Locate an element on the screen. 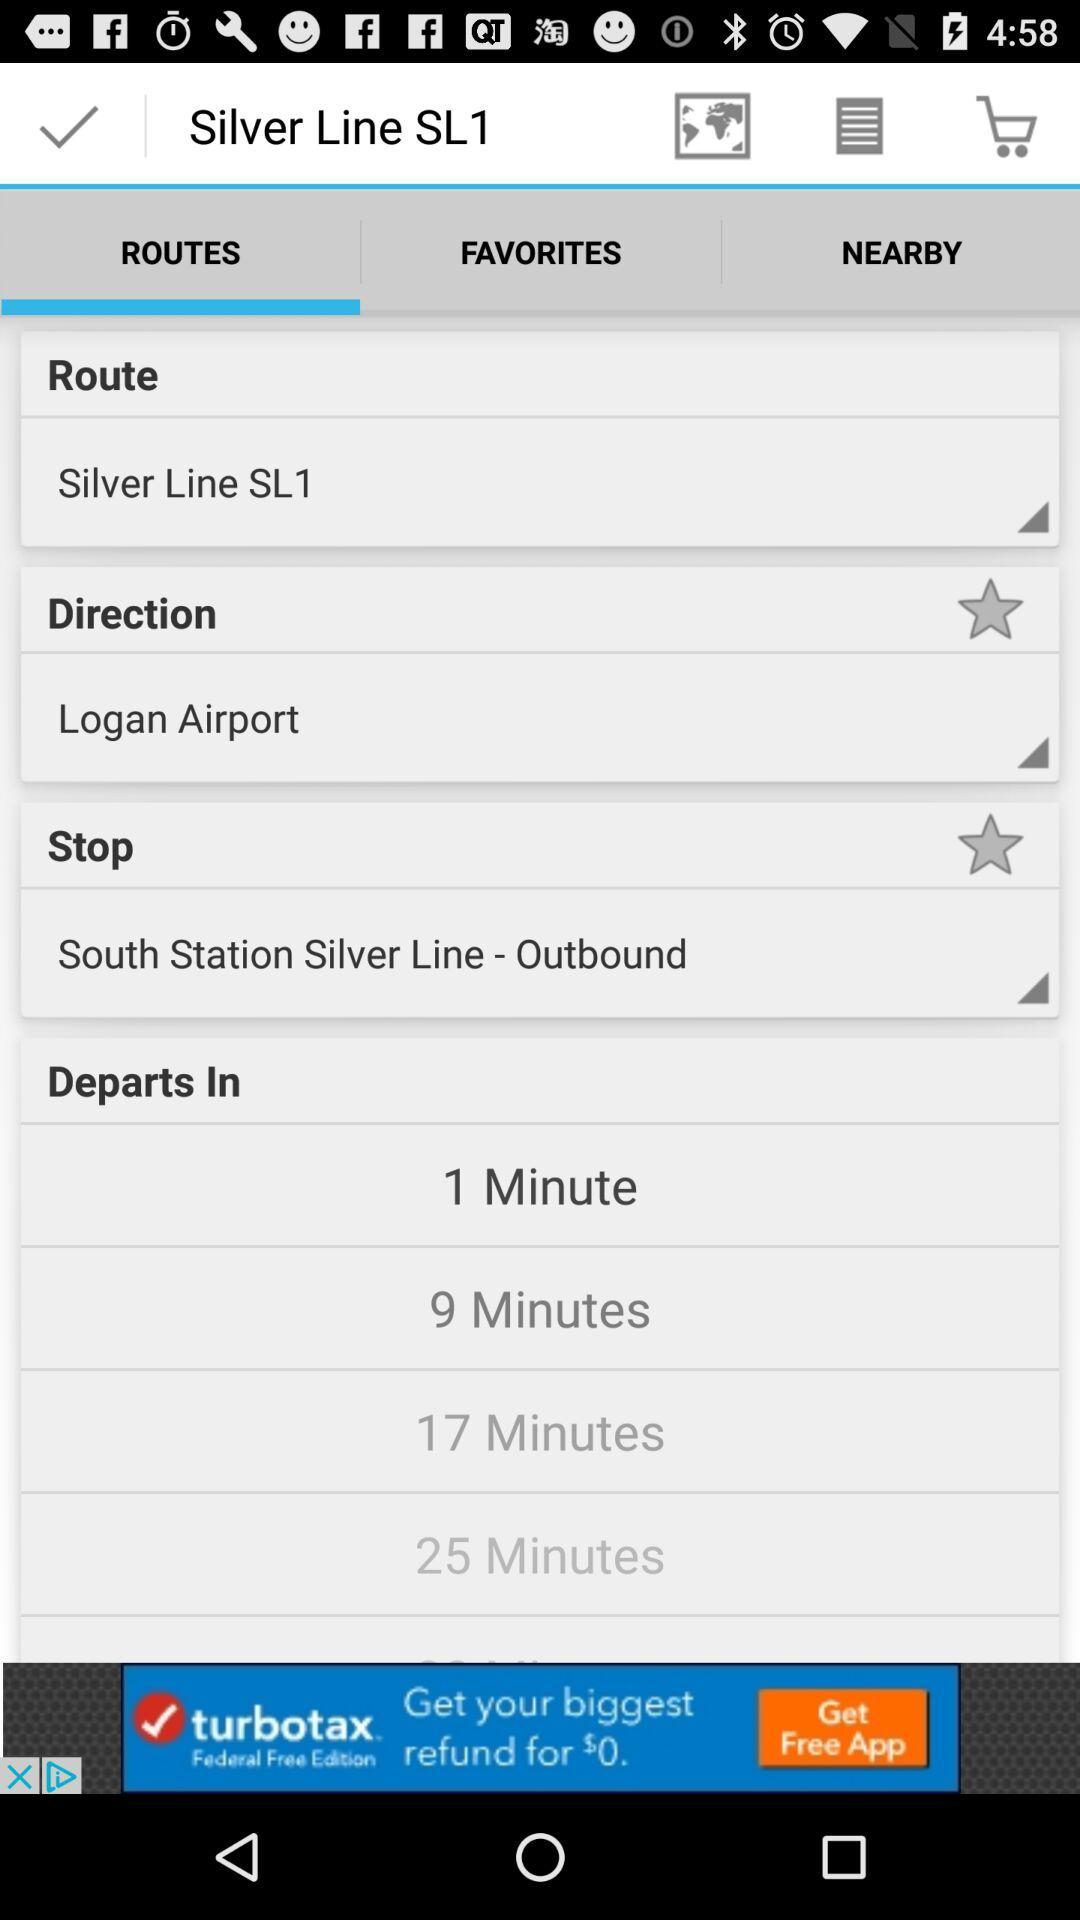 This screenshot has width=1080, height=1920. advertisement button is located at coordinates (540, 1727).